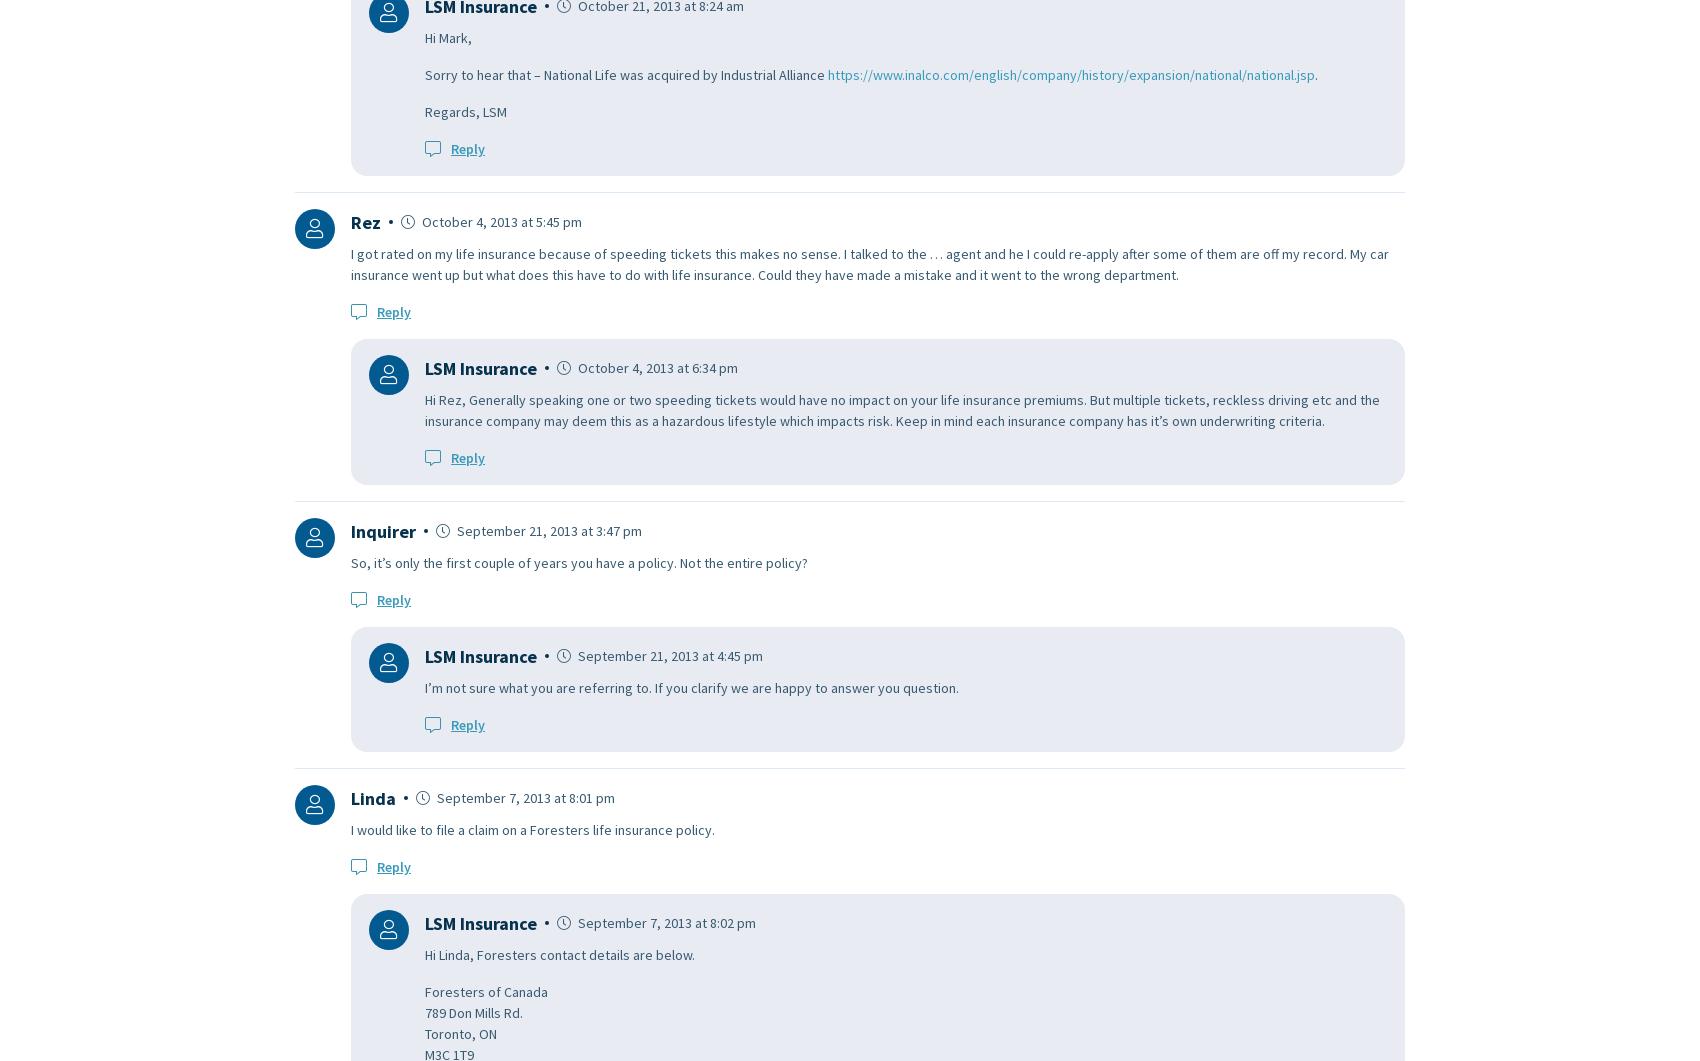  What do you see at coordinates (1316, 73) in the screenshot?
I see `'.'` at bounding box center [1316, 73].